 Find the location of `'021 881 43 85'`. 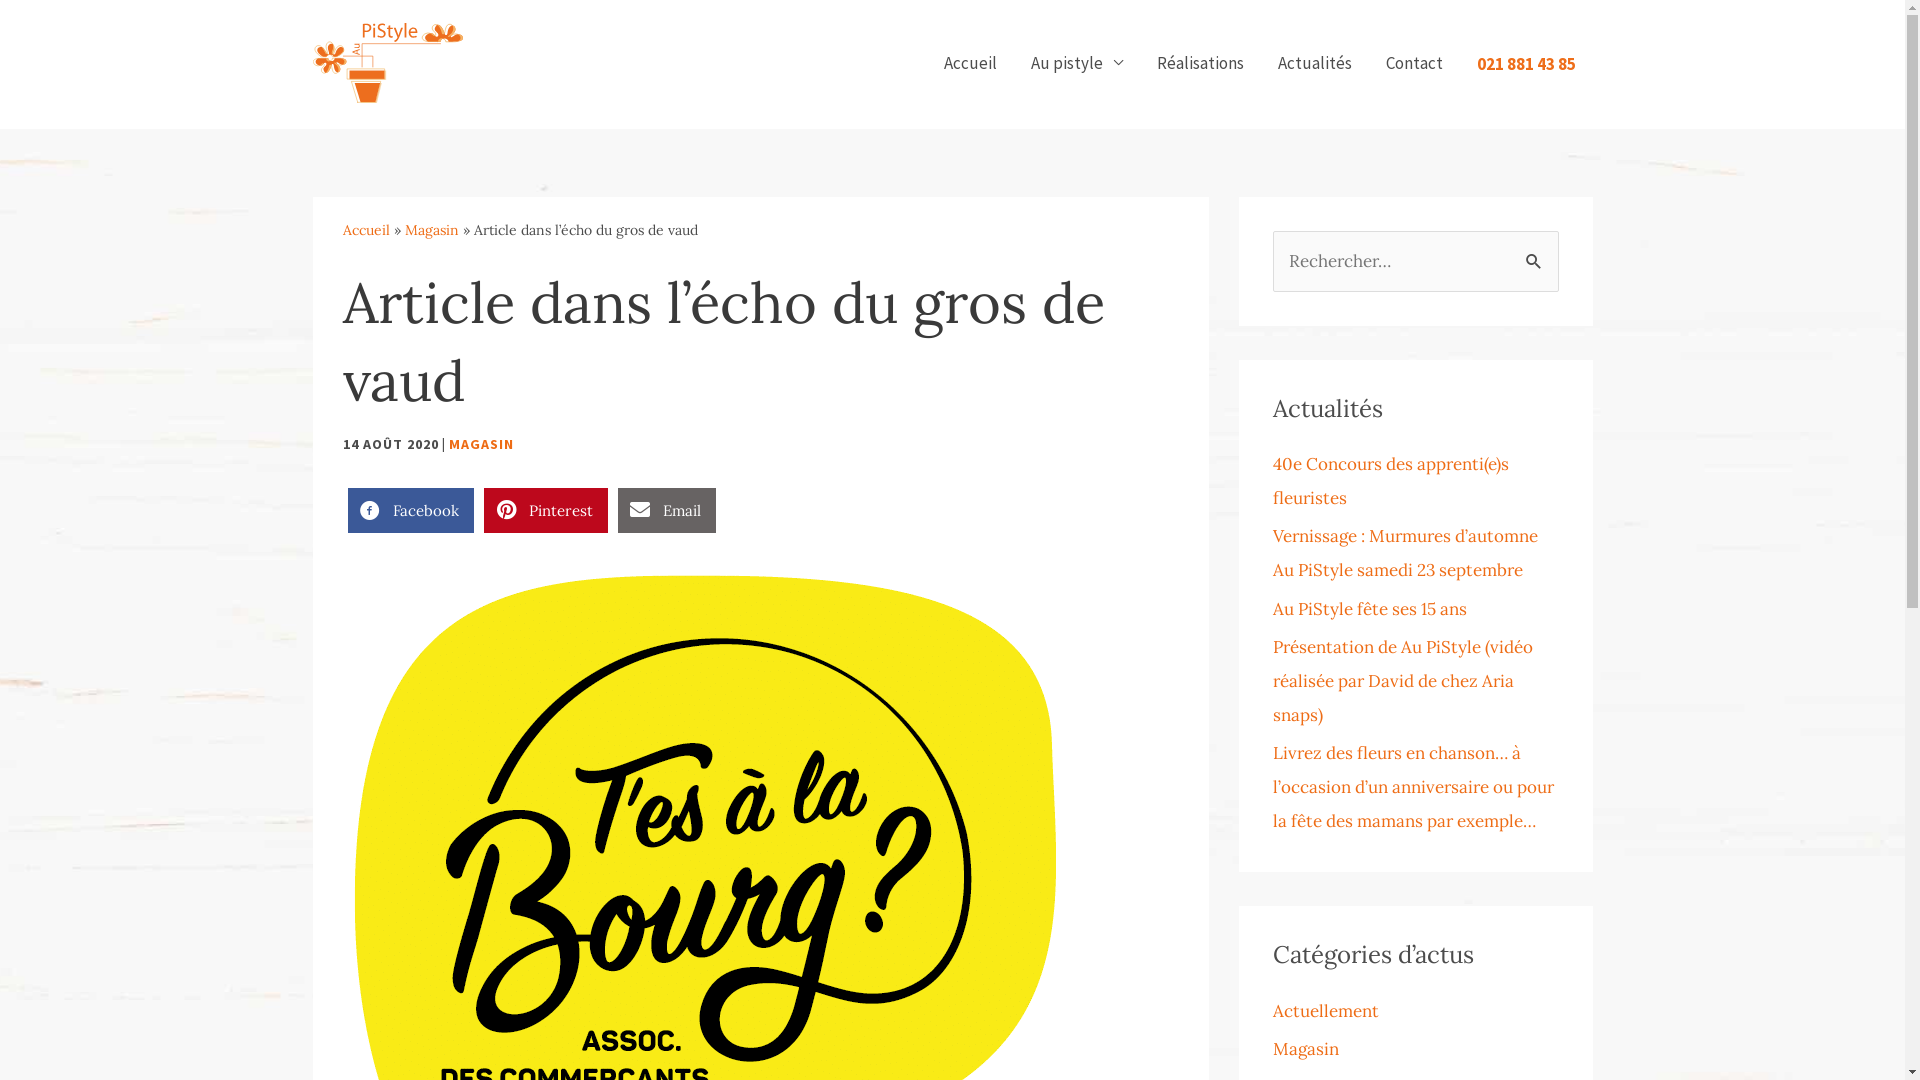

'021 881 43 85' is located at coordinates (1524, 63).